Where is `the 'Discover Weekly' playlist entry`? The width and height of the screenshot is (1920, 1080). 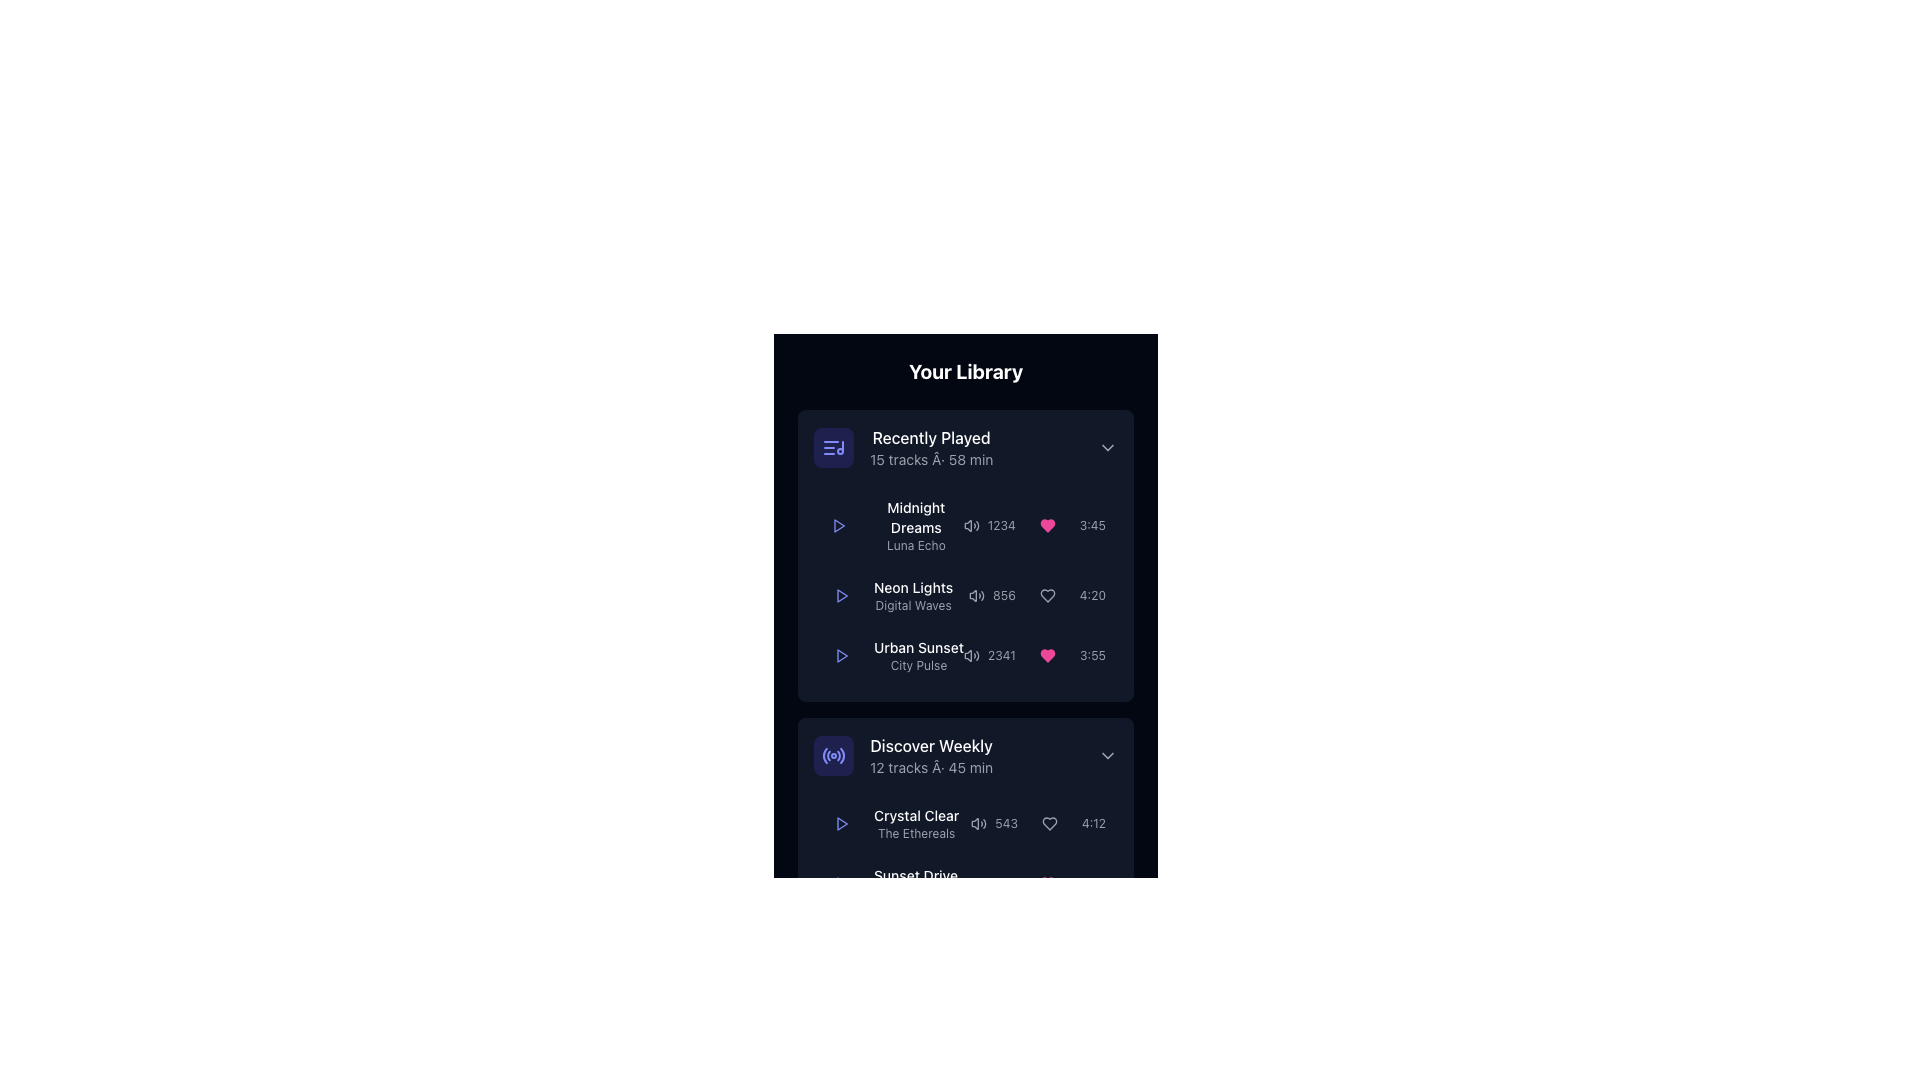
the 'Discover Weekly' playlist entry is located at coordinates (902, 756).